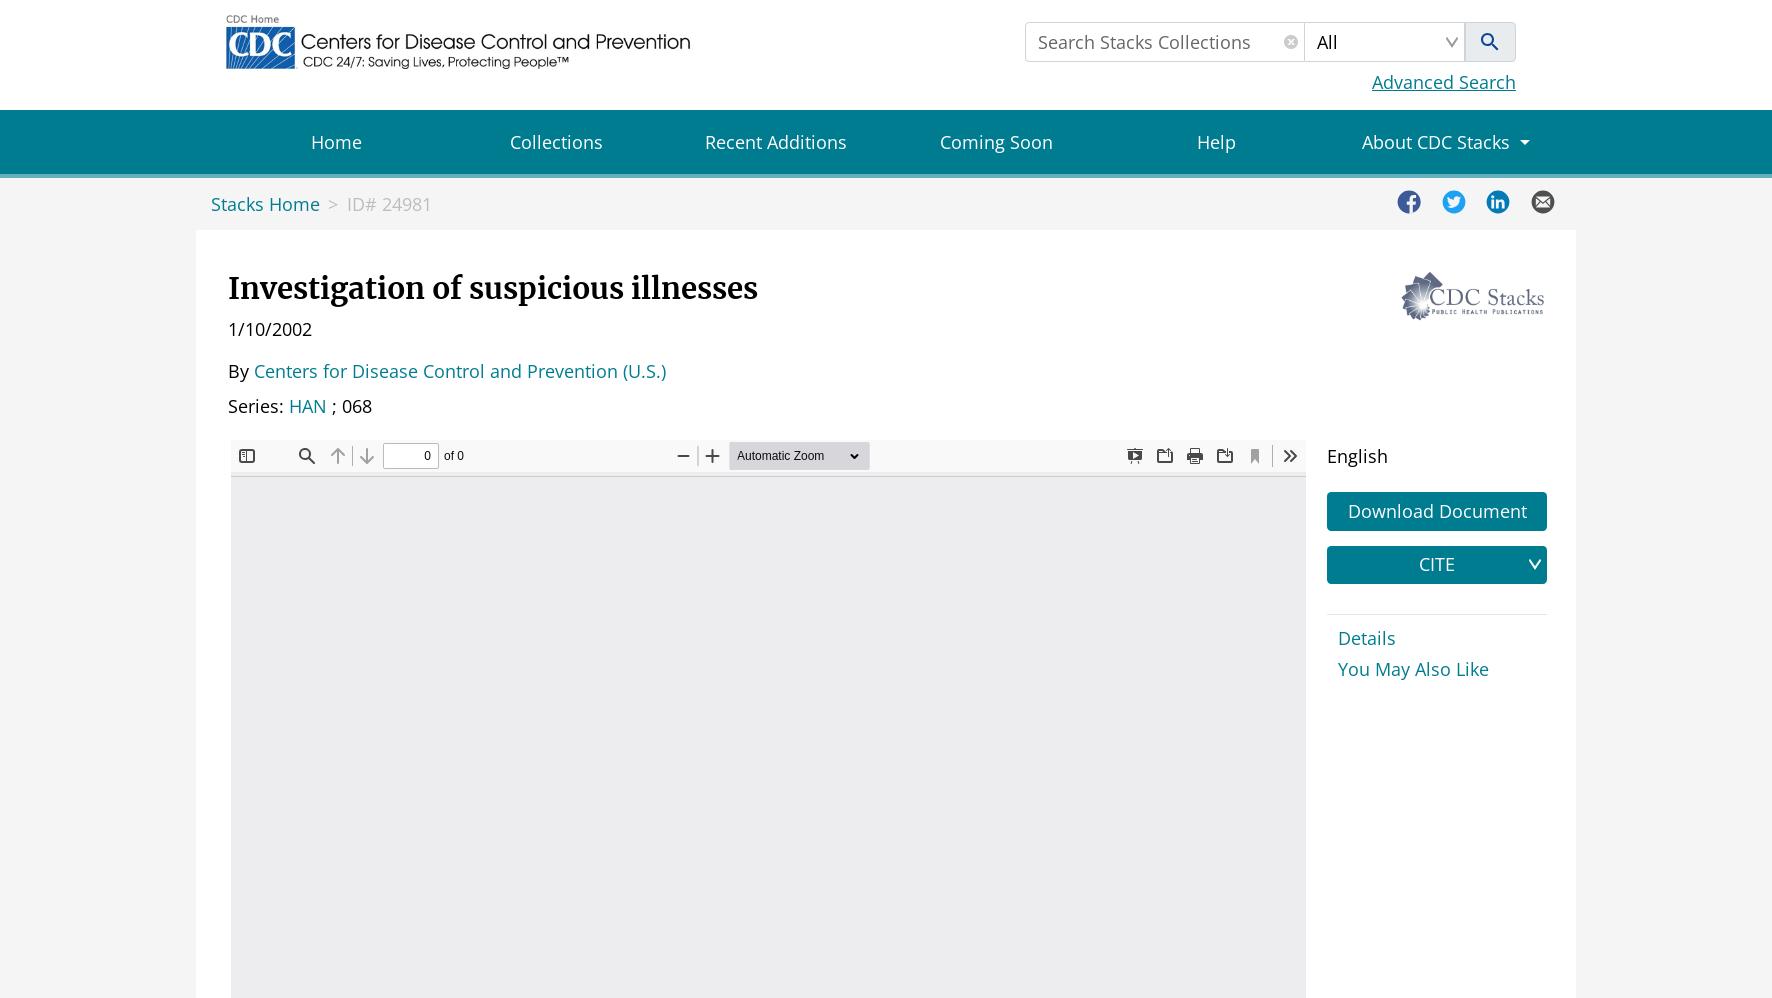 The width and height of the screenshot is (1772, 998). Describe the element at coordinates (1435, 509) in the screenshot. I see `'Download Document'` at that location.